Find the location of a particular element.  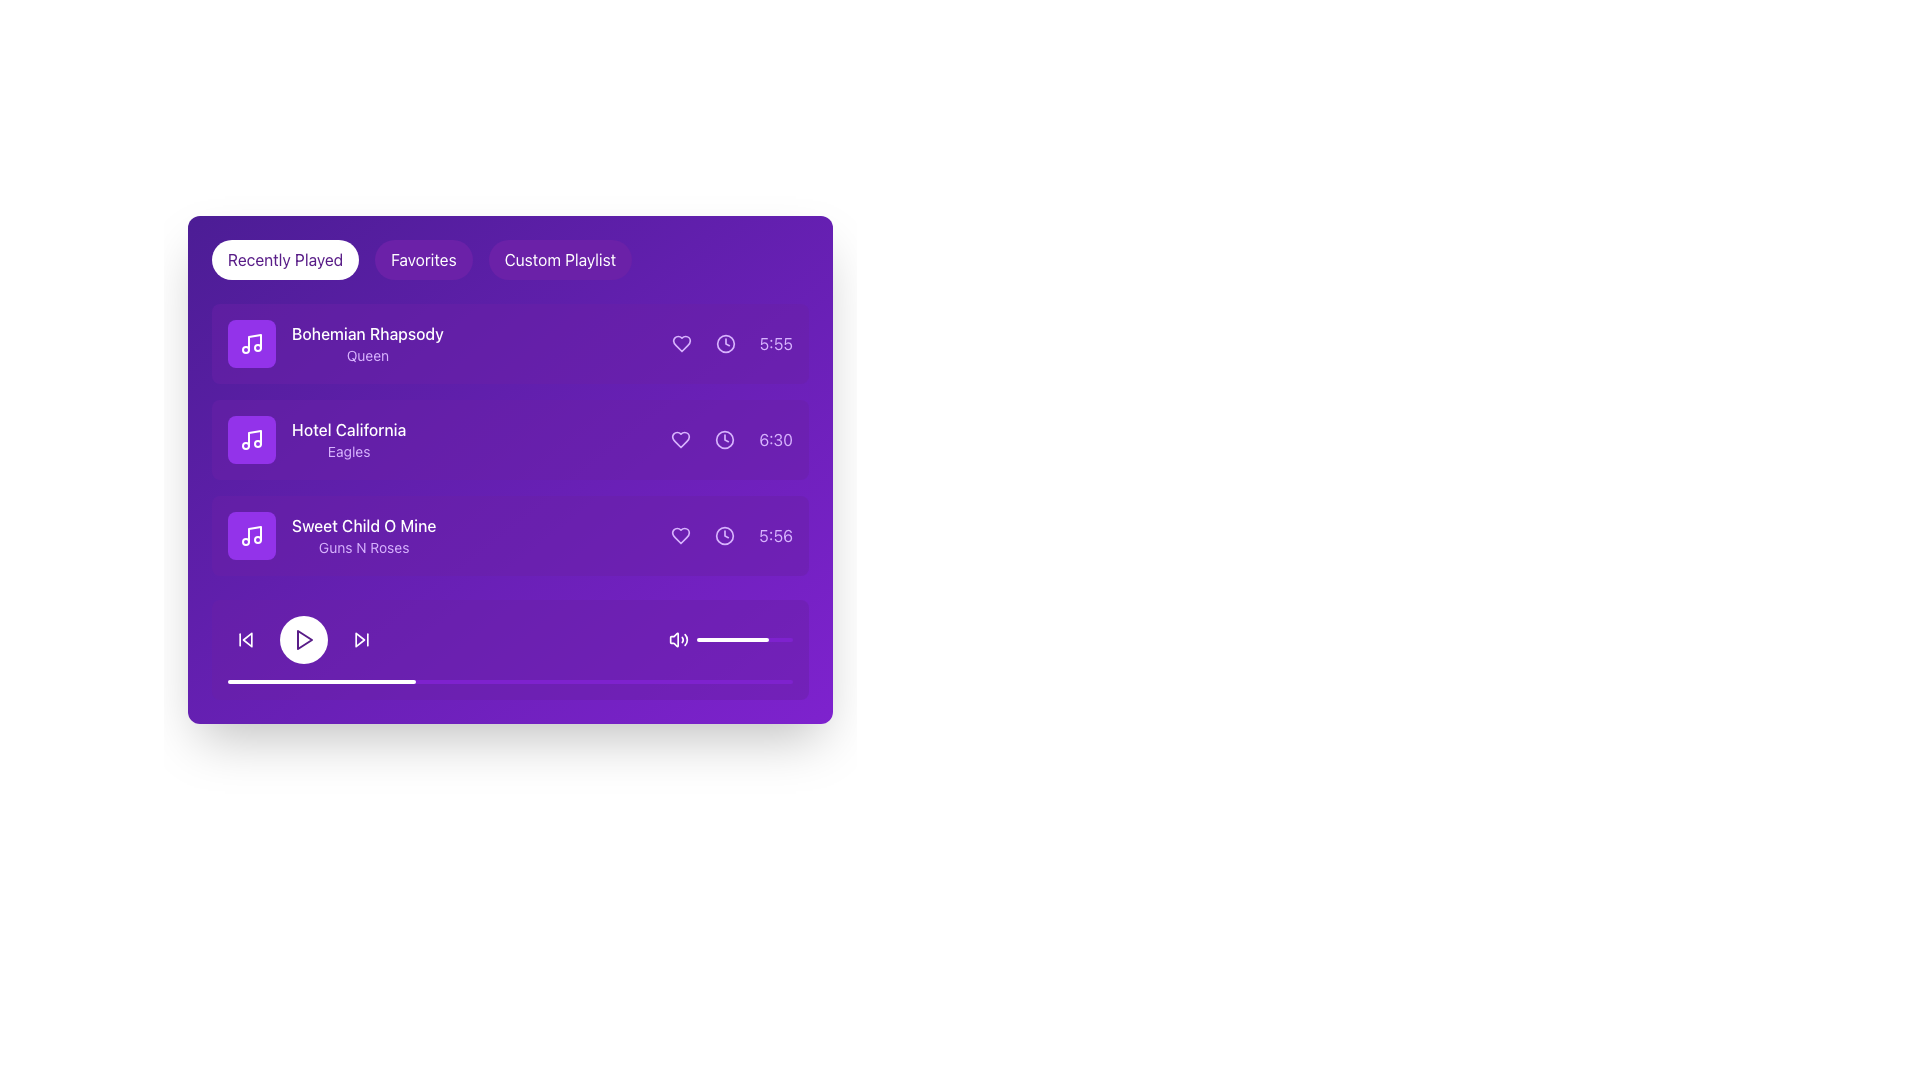

the 'like' button located next to 'Hotel California' is located at coordinates (681, 438).